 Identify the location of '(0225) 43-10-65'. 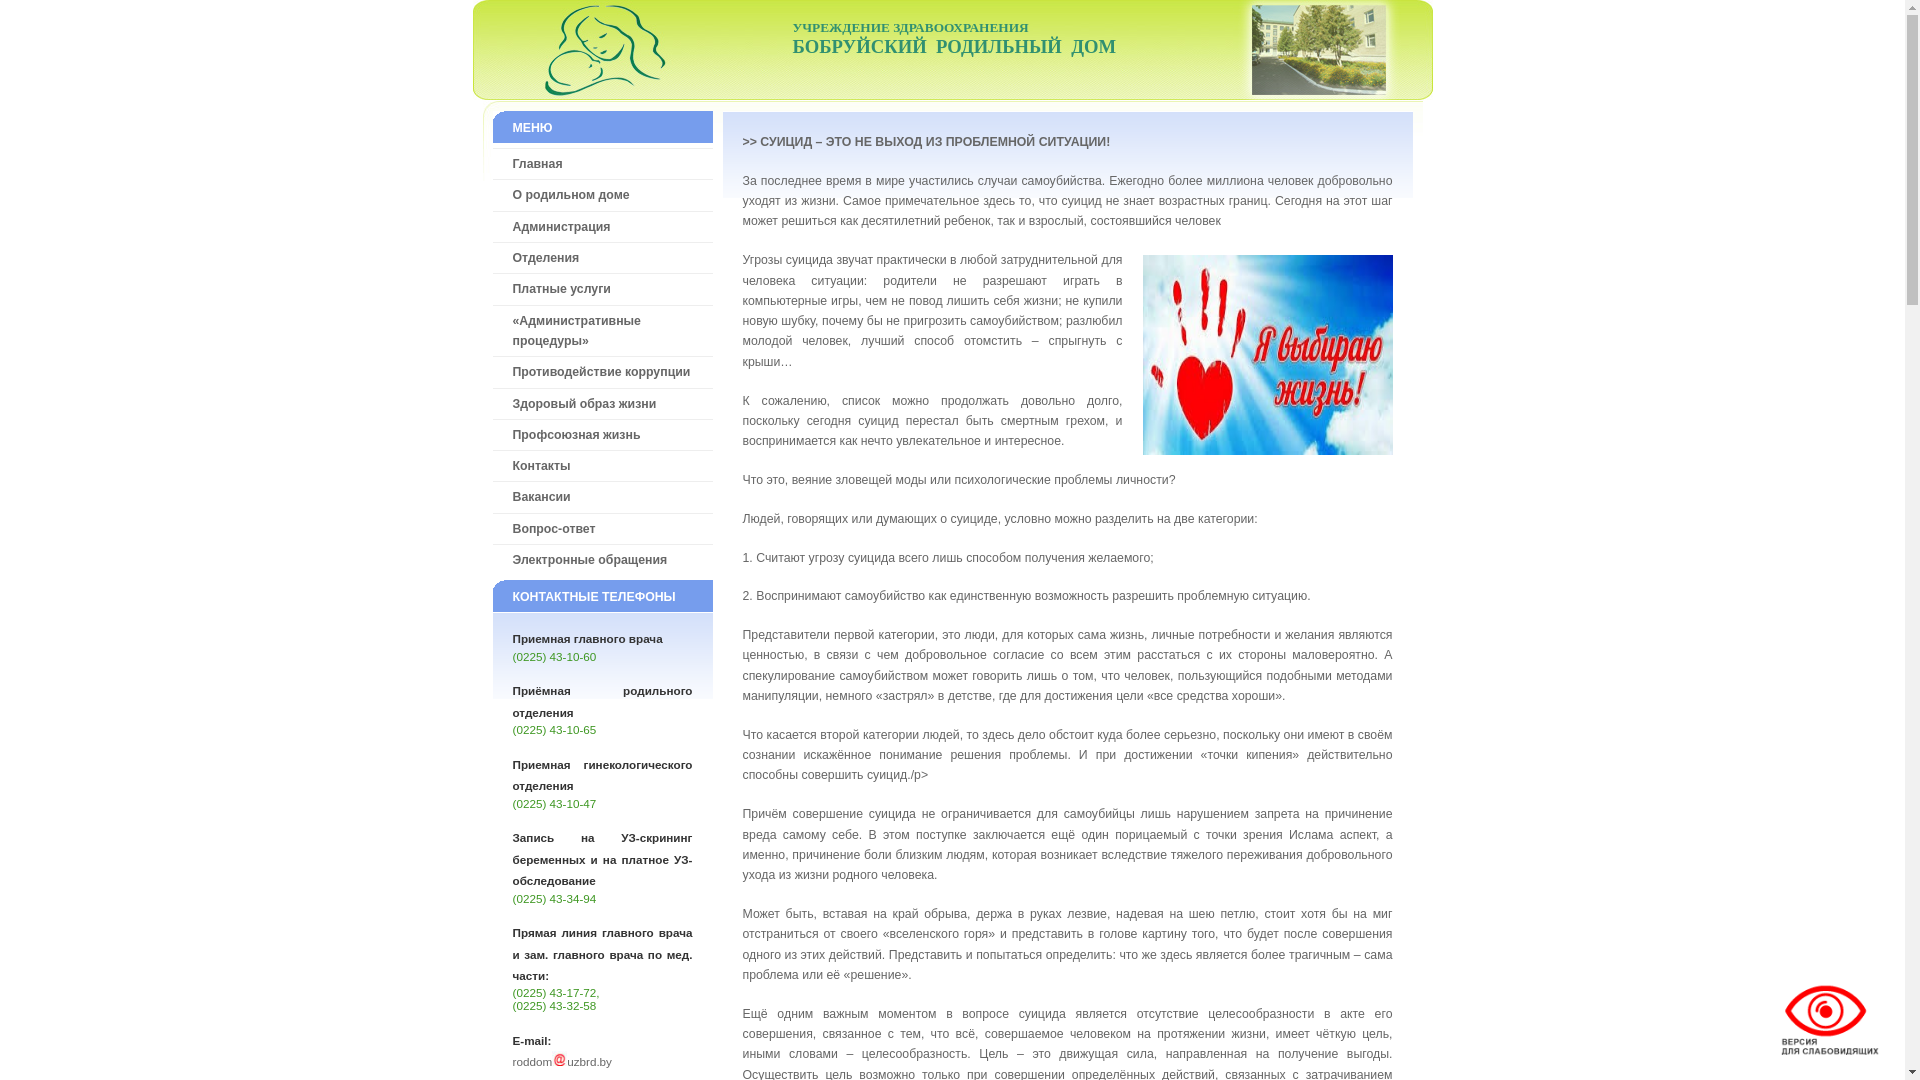
(553, 729).